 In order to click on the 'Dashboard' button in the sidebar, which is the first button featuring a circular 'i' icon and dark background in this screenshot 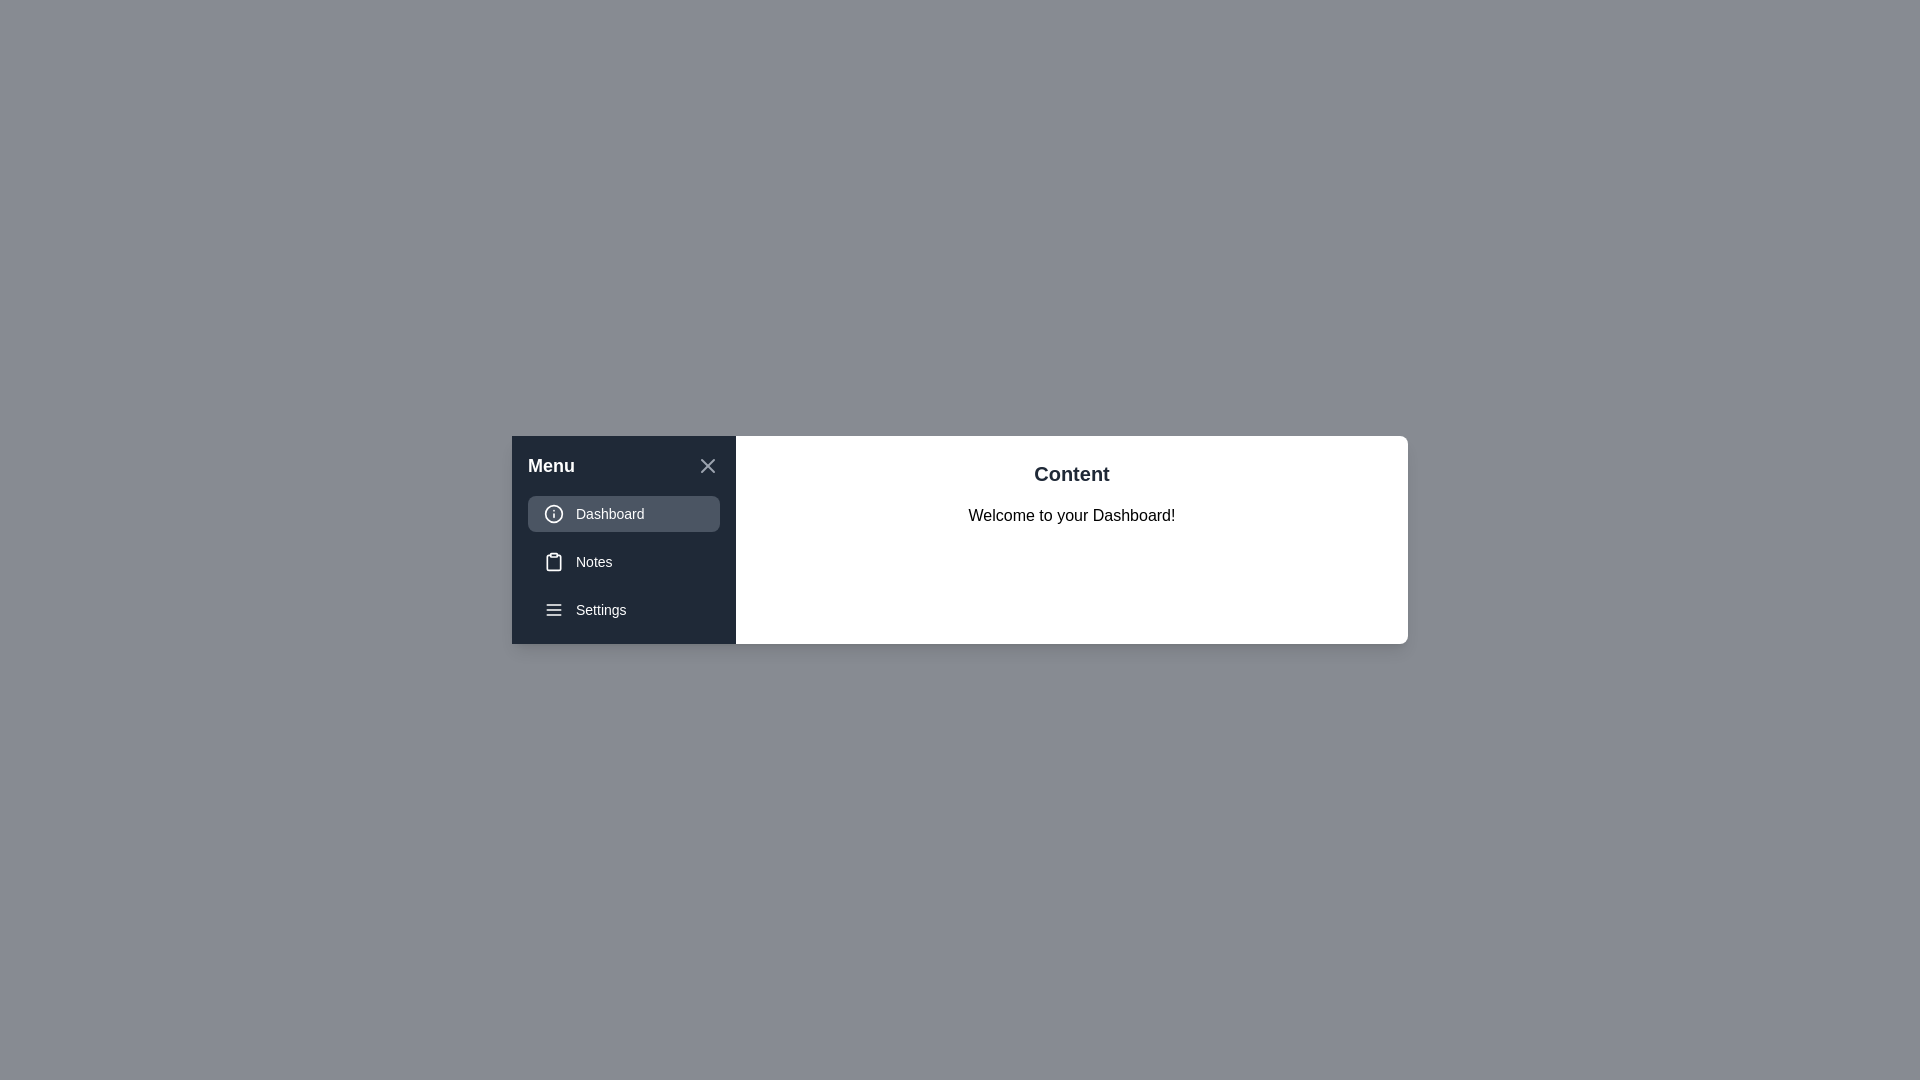, I will do `click(623, 512)`.